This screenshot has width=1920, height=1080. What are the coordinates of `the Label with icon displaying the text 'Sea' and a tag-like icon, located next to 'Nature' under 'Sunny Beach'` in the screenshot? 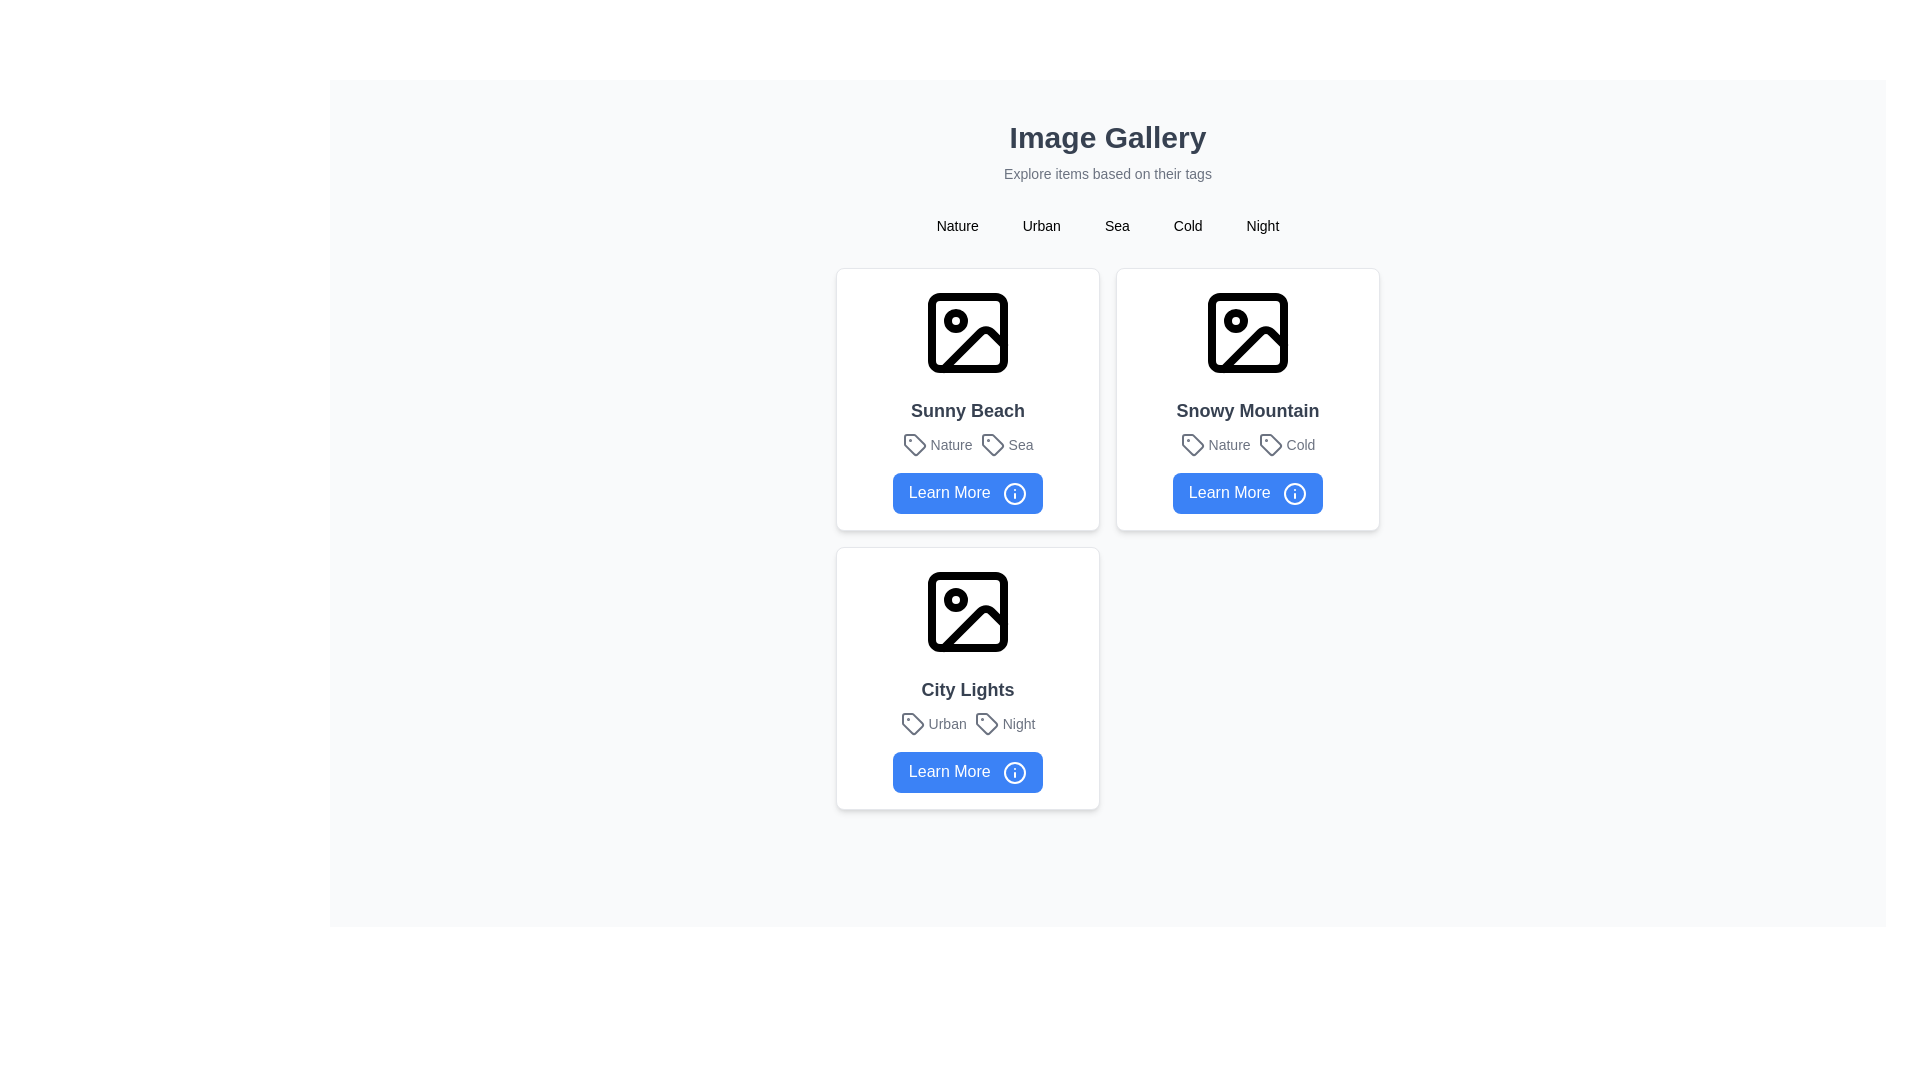 It's located at (1007, 443).